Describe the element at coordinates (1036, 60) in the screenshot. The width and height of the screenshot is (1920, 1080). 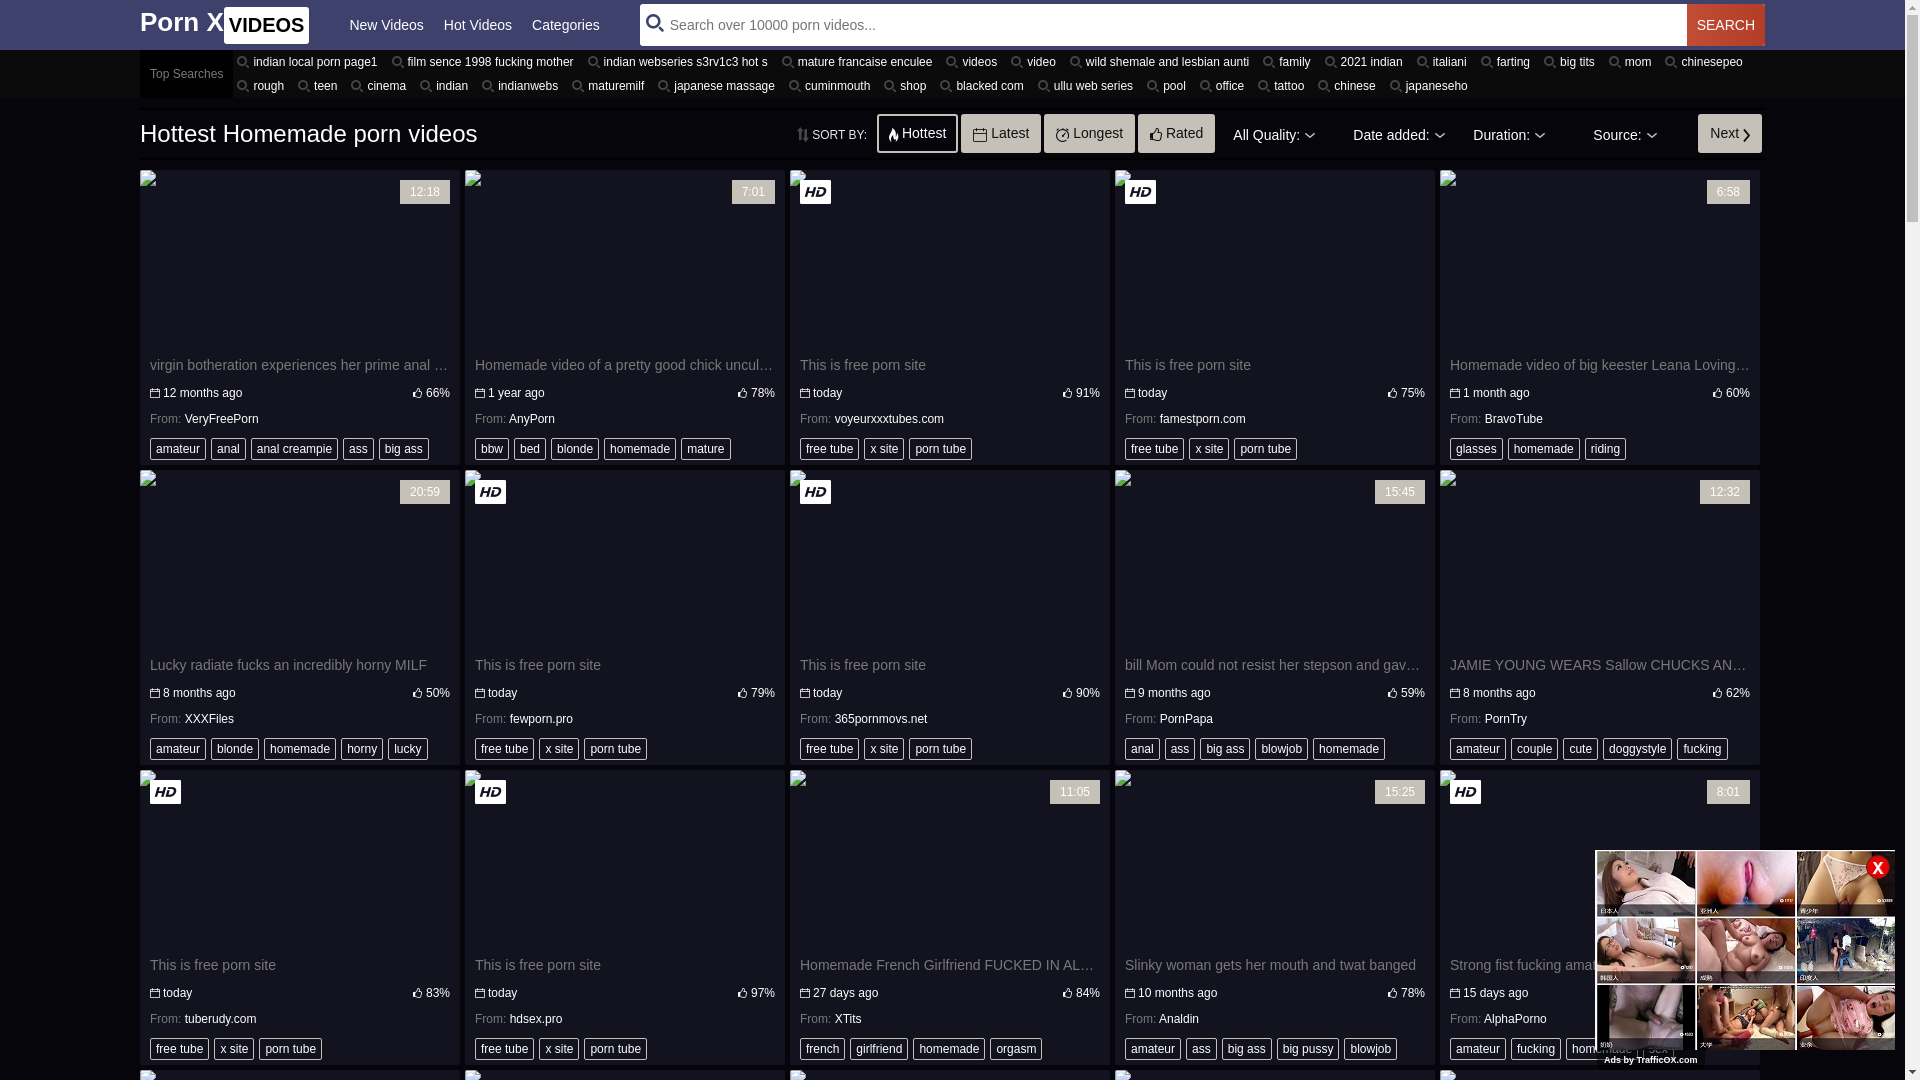
I see `'video'` at that location.